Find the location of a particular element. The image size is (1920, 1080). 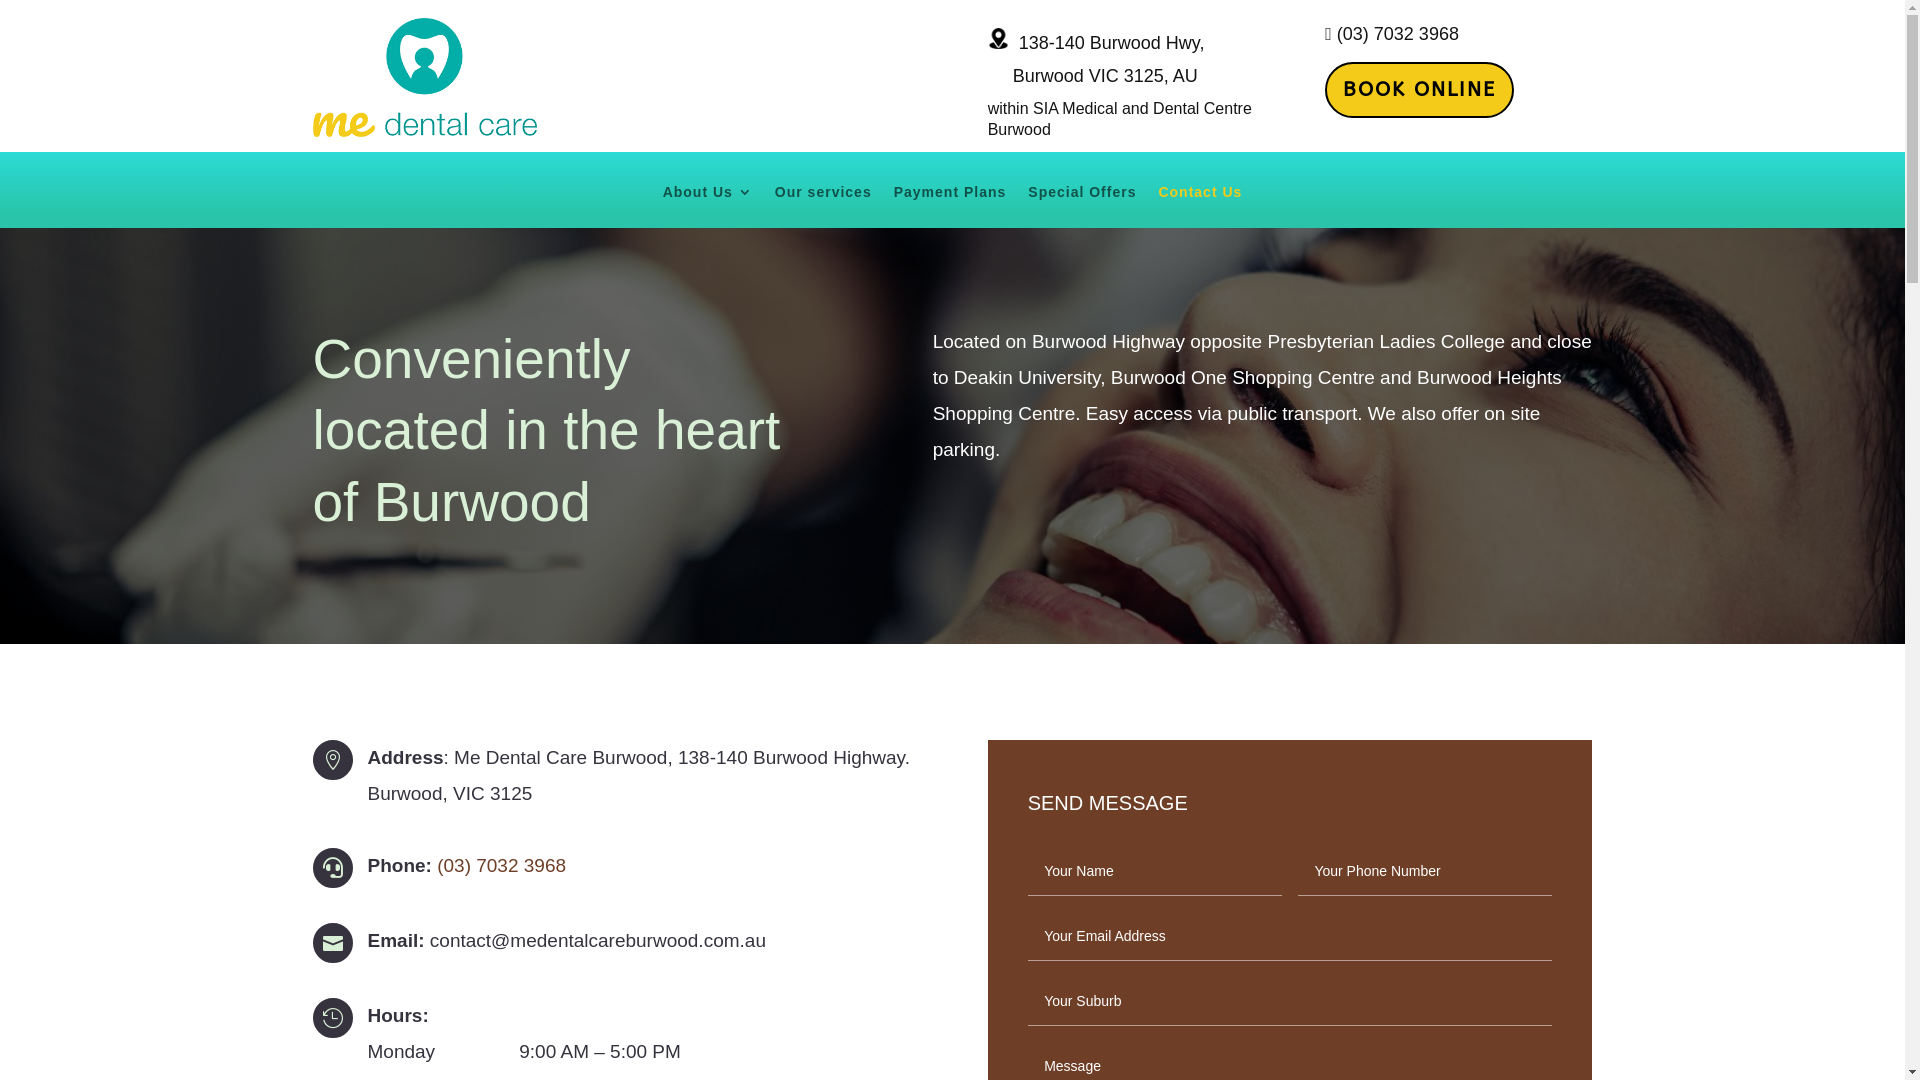

'Special Offers' is located at coordinates (1080, 206).